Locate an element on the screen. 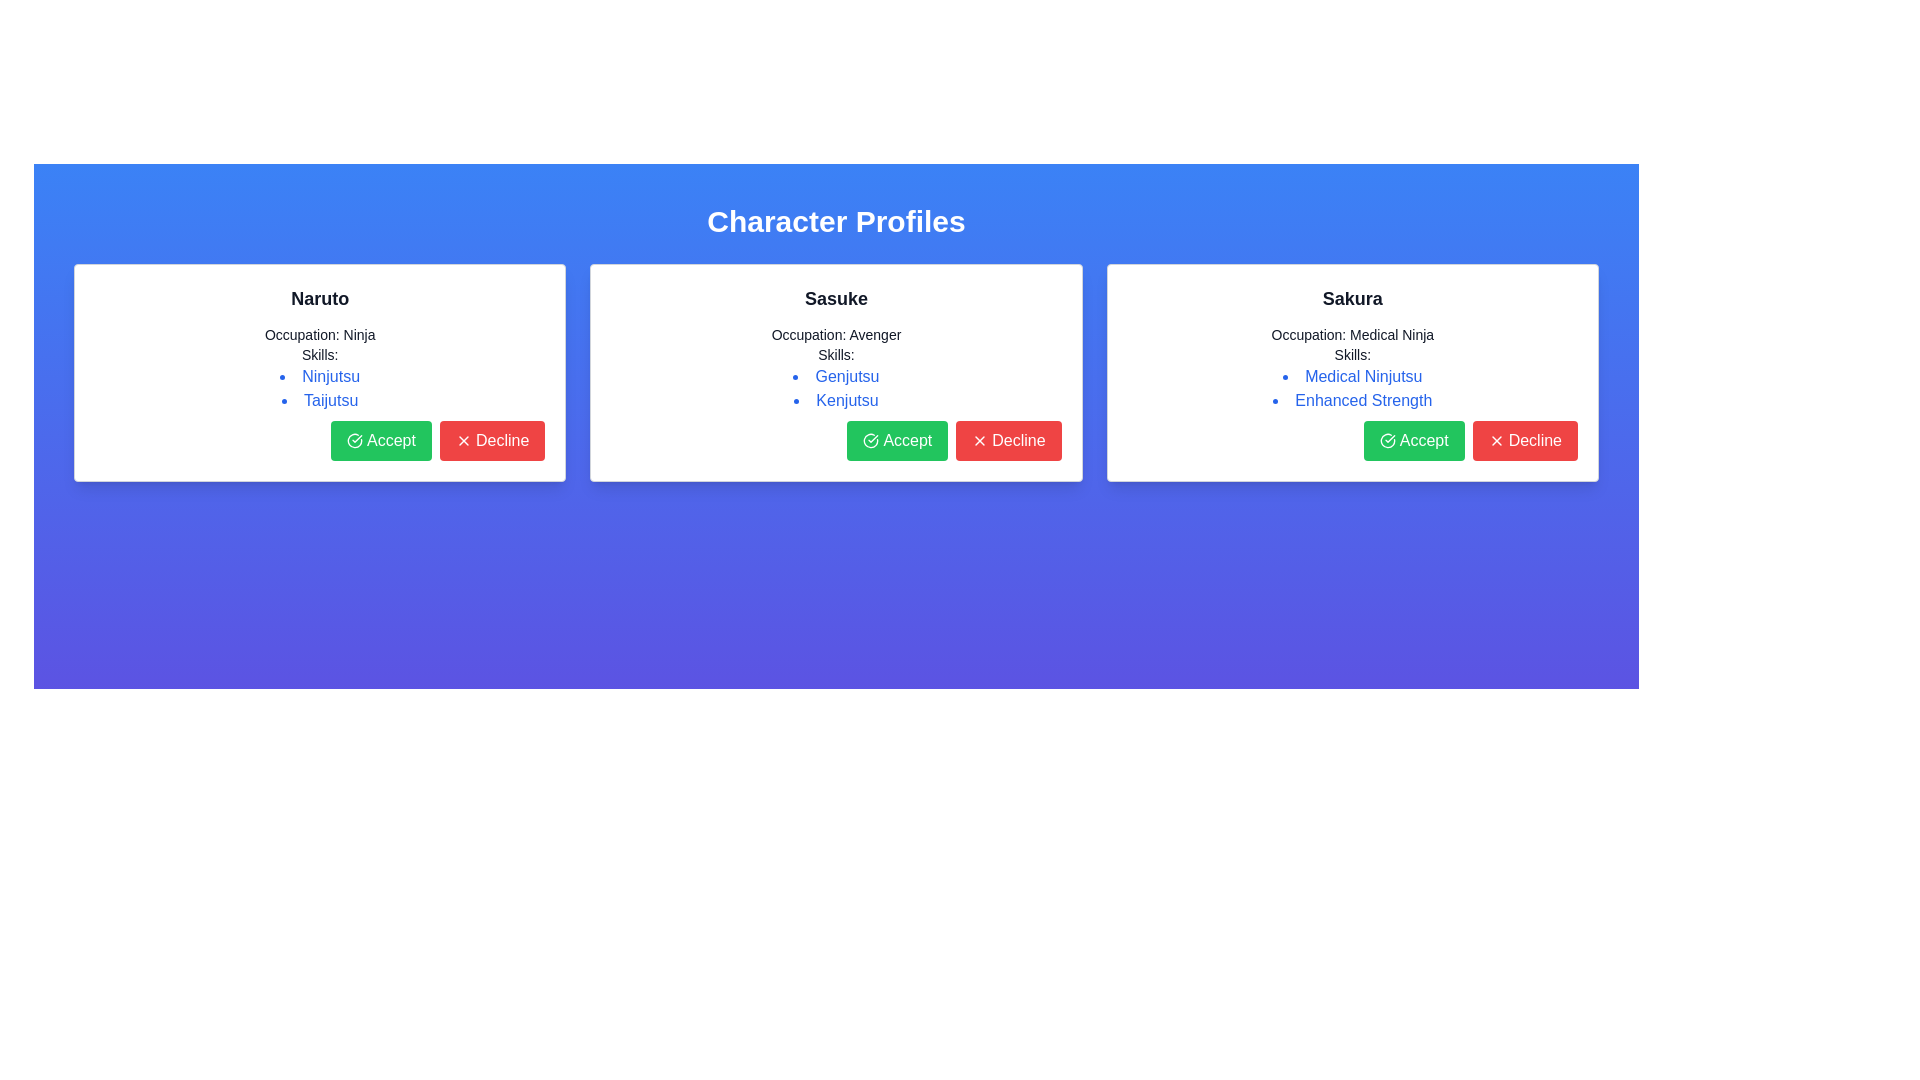 The image size is (1920, 1080). text-based informational block detailing Naruto's occupation and skills, located centrally within the 'Naruto' character card, between the character name and the action buttons is located at coordinates (320, 369).